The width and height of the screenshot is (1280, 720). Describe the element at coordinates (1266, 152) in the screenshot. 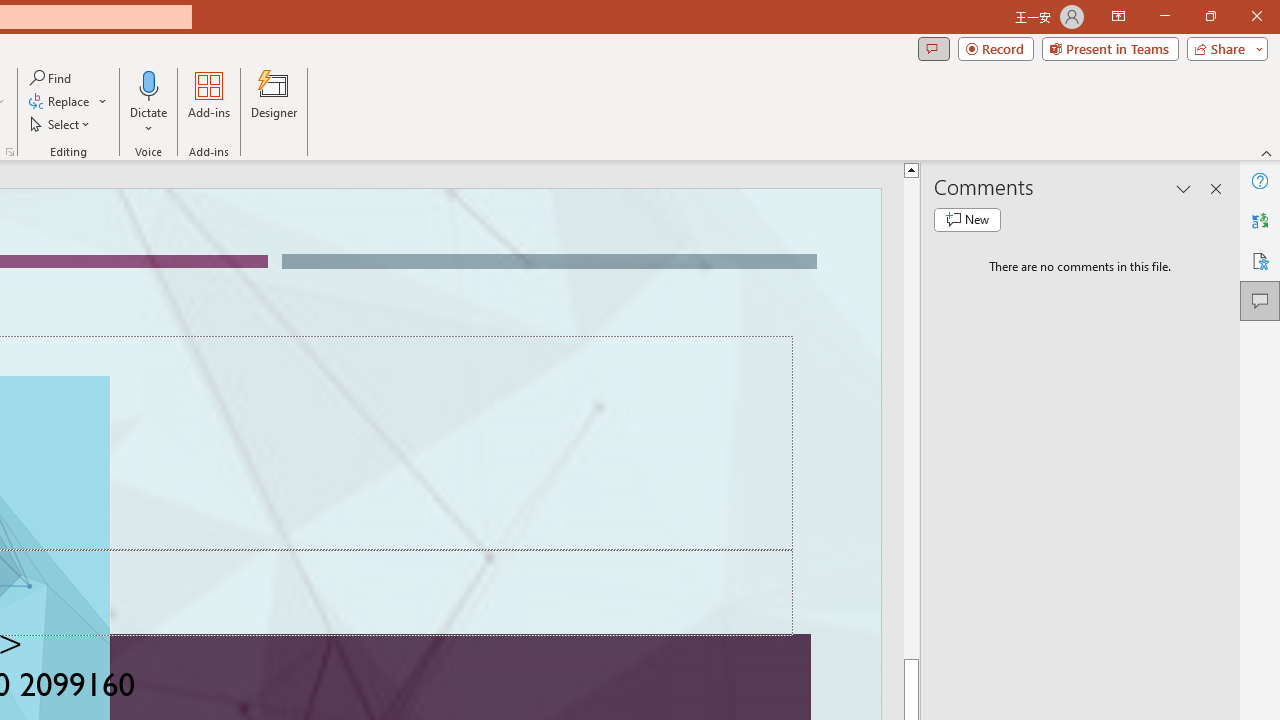

I see `'Collapse the Ribbon'` at that location.